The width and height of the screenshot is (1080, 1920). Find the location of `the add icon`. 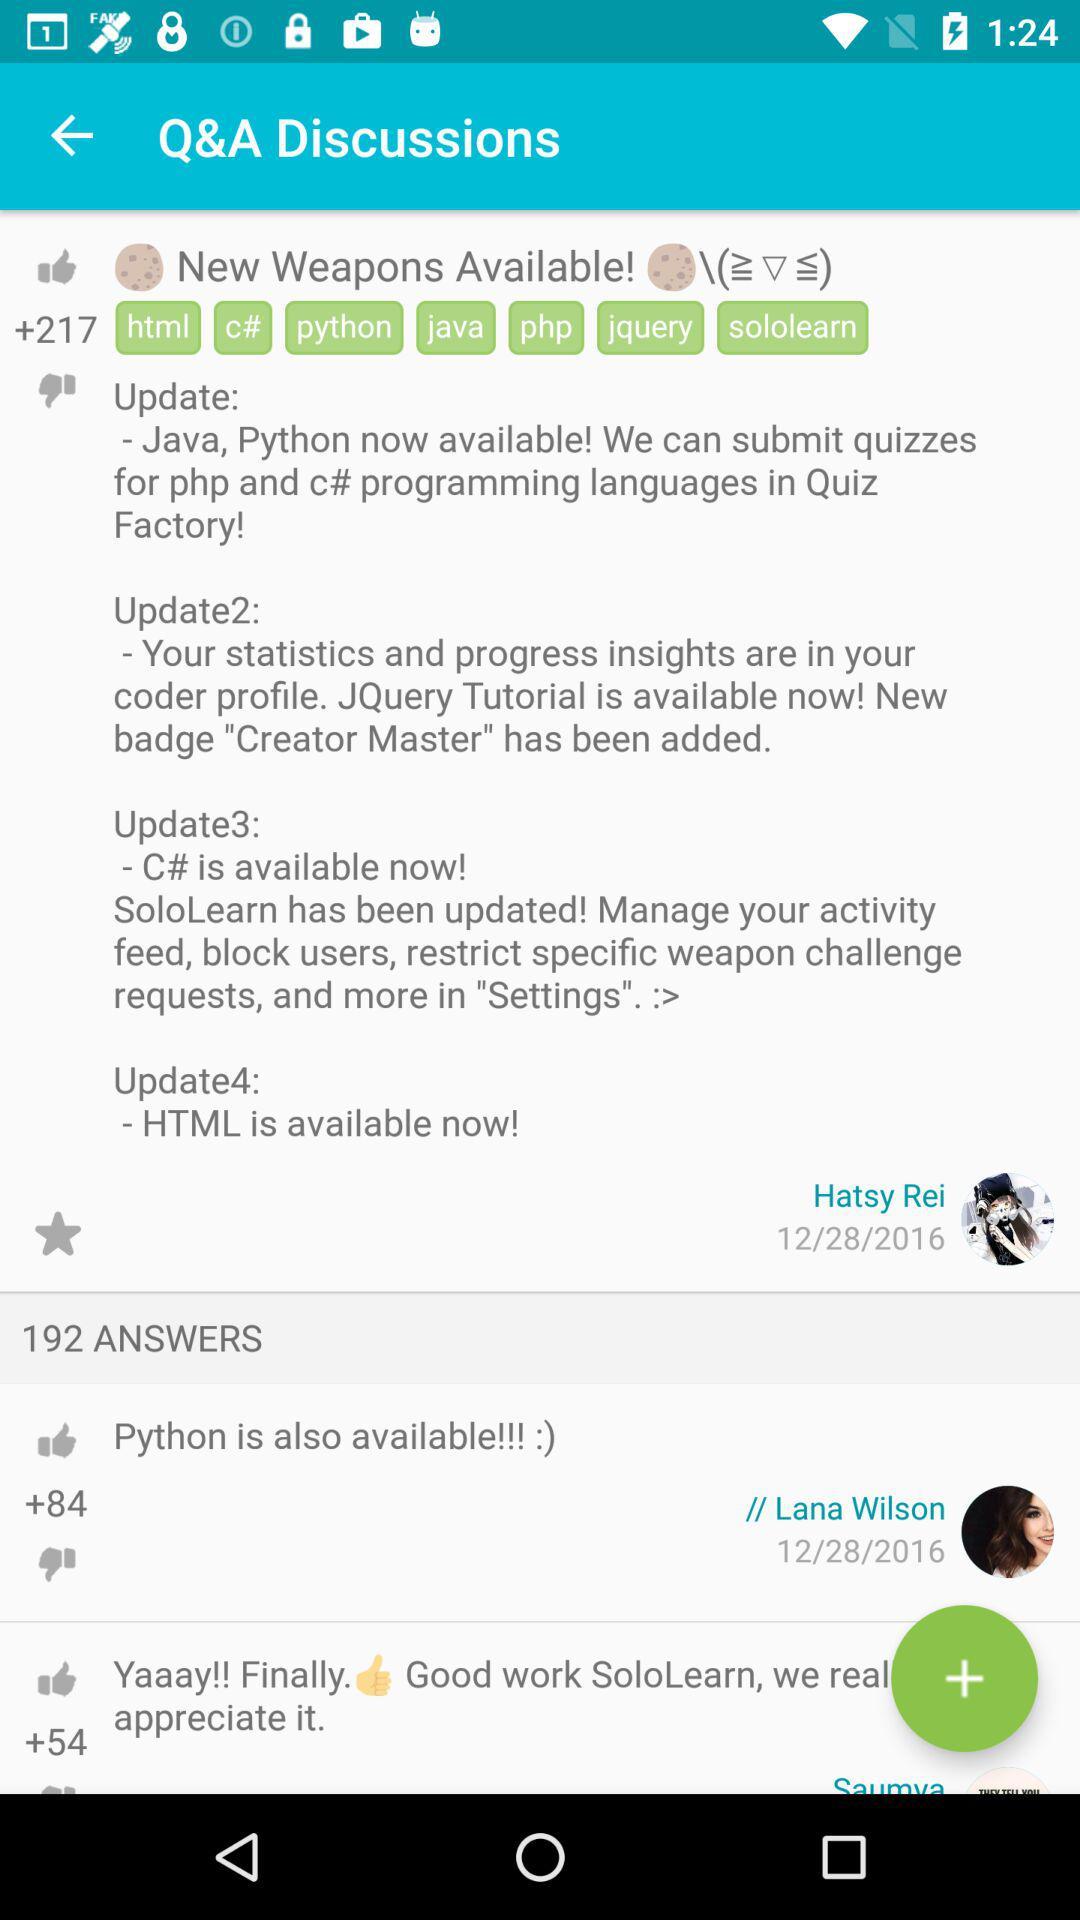

the add icon is located at coordinates (963, 1678).